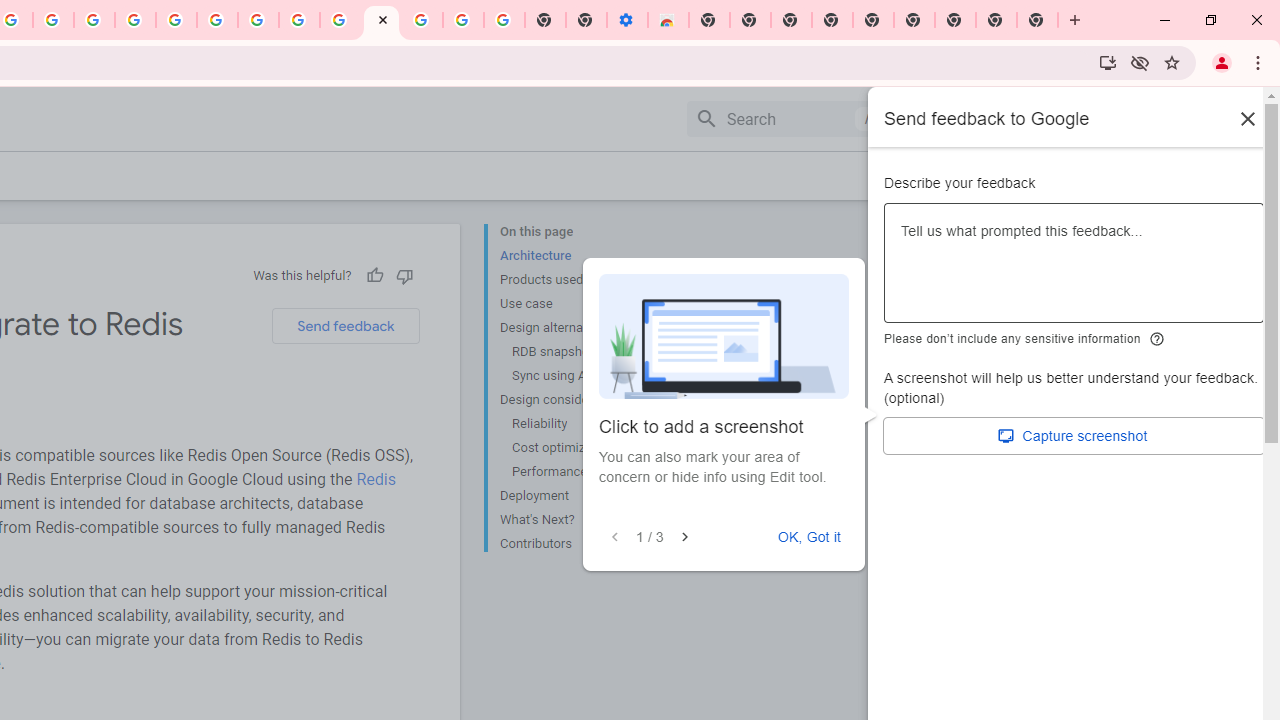 This screenshot has height=720, width=1280. I want to click on 'New Tab', so click(1038, 20).